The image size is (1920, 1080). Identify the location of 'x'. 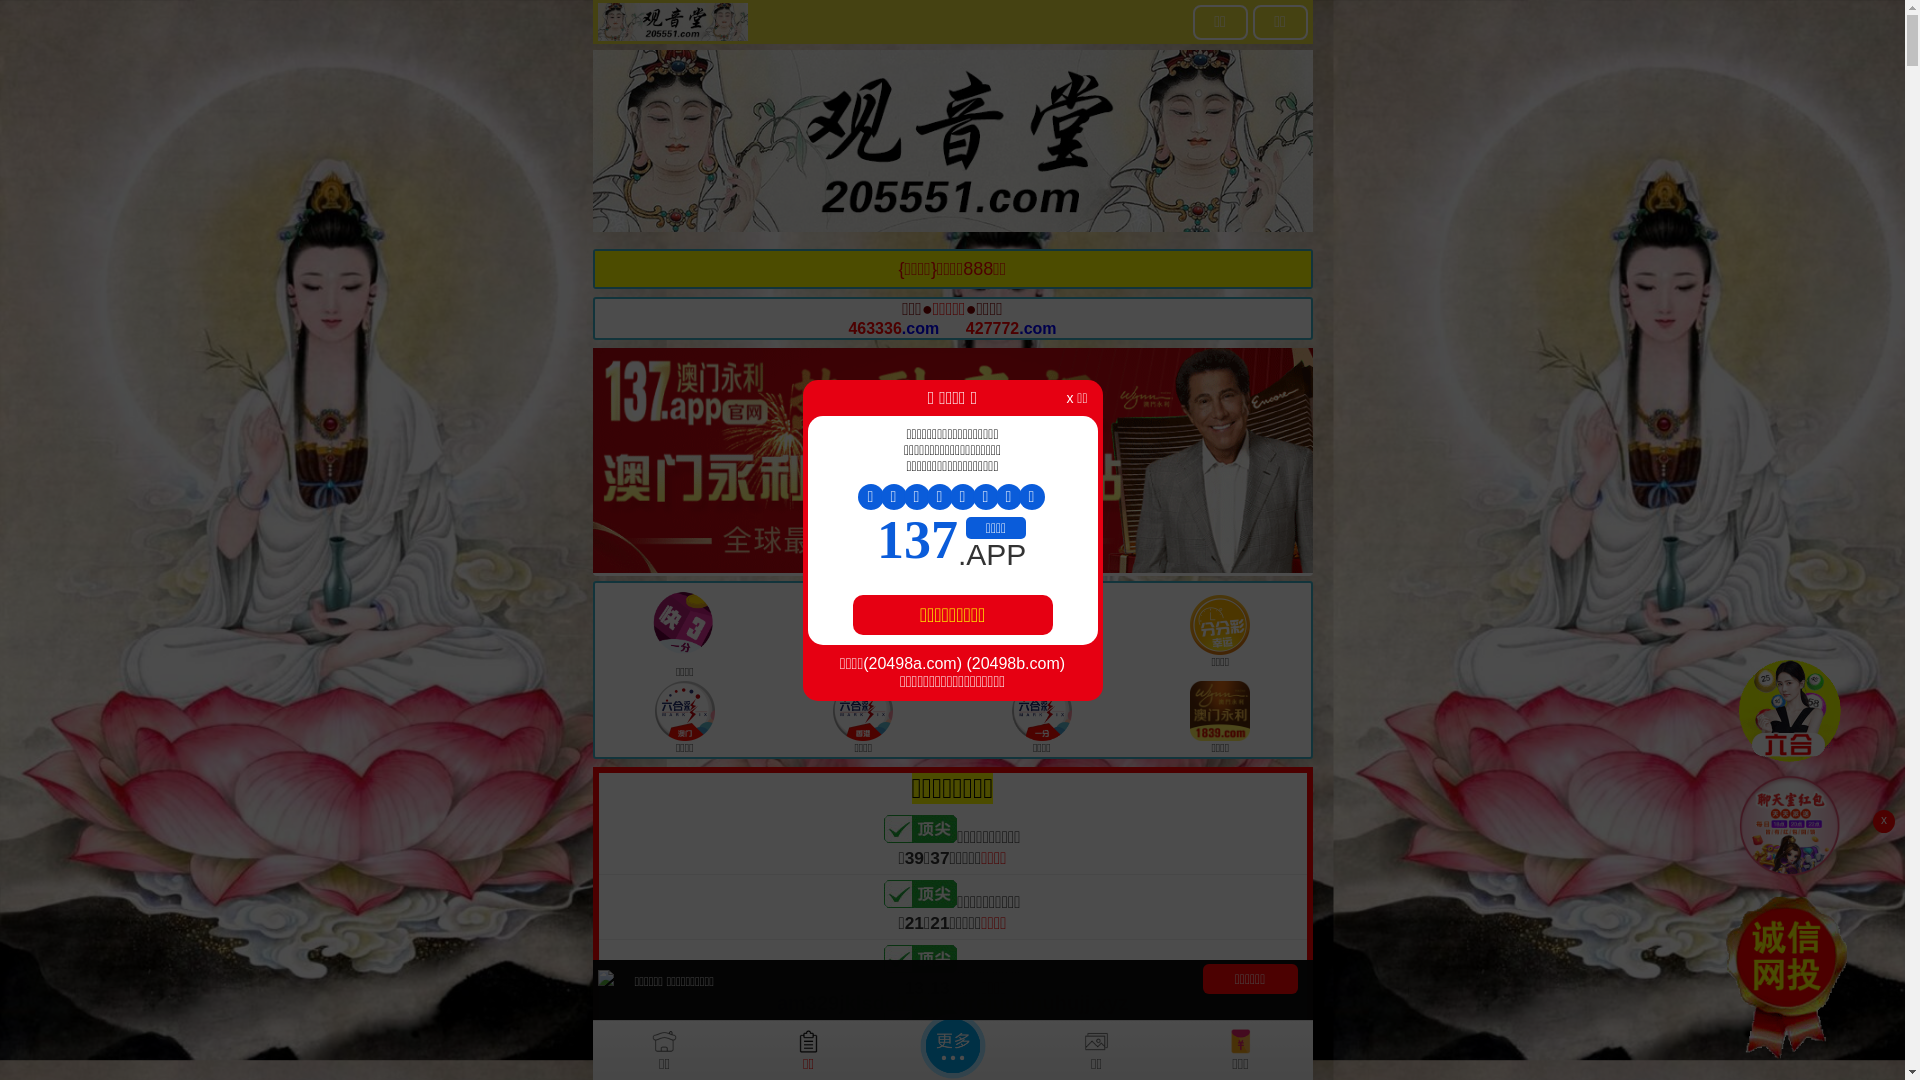
(1882, 821).